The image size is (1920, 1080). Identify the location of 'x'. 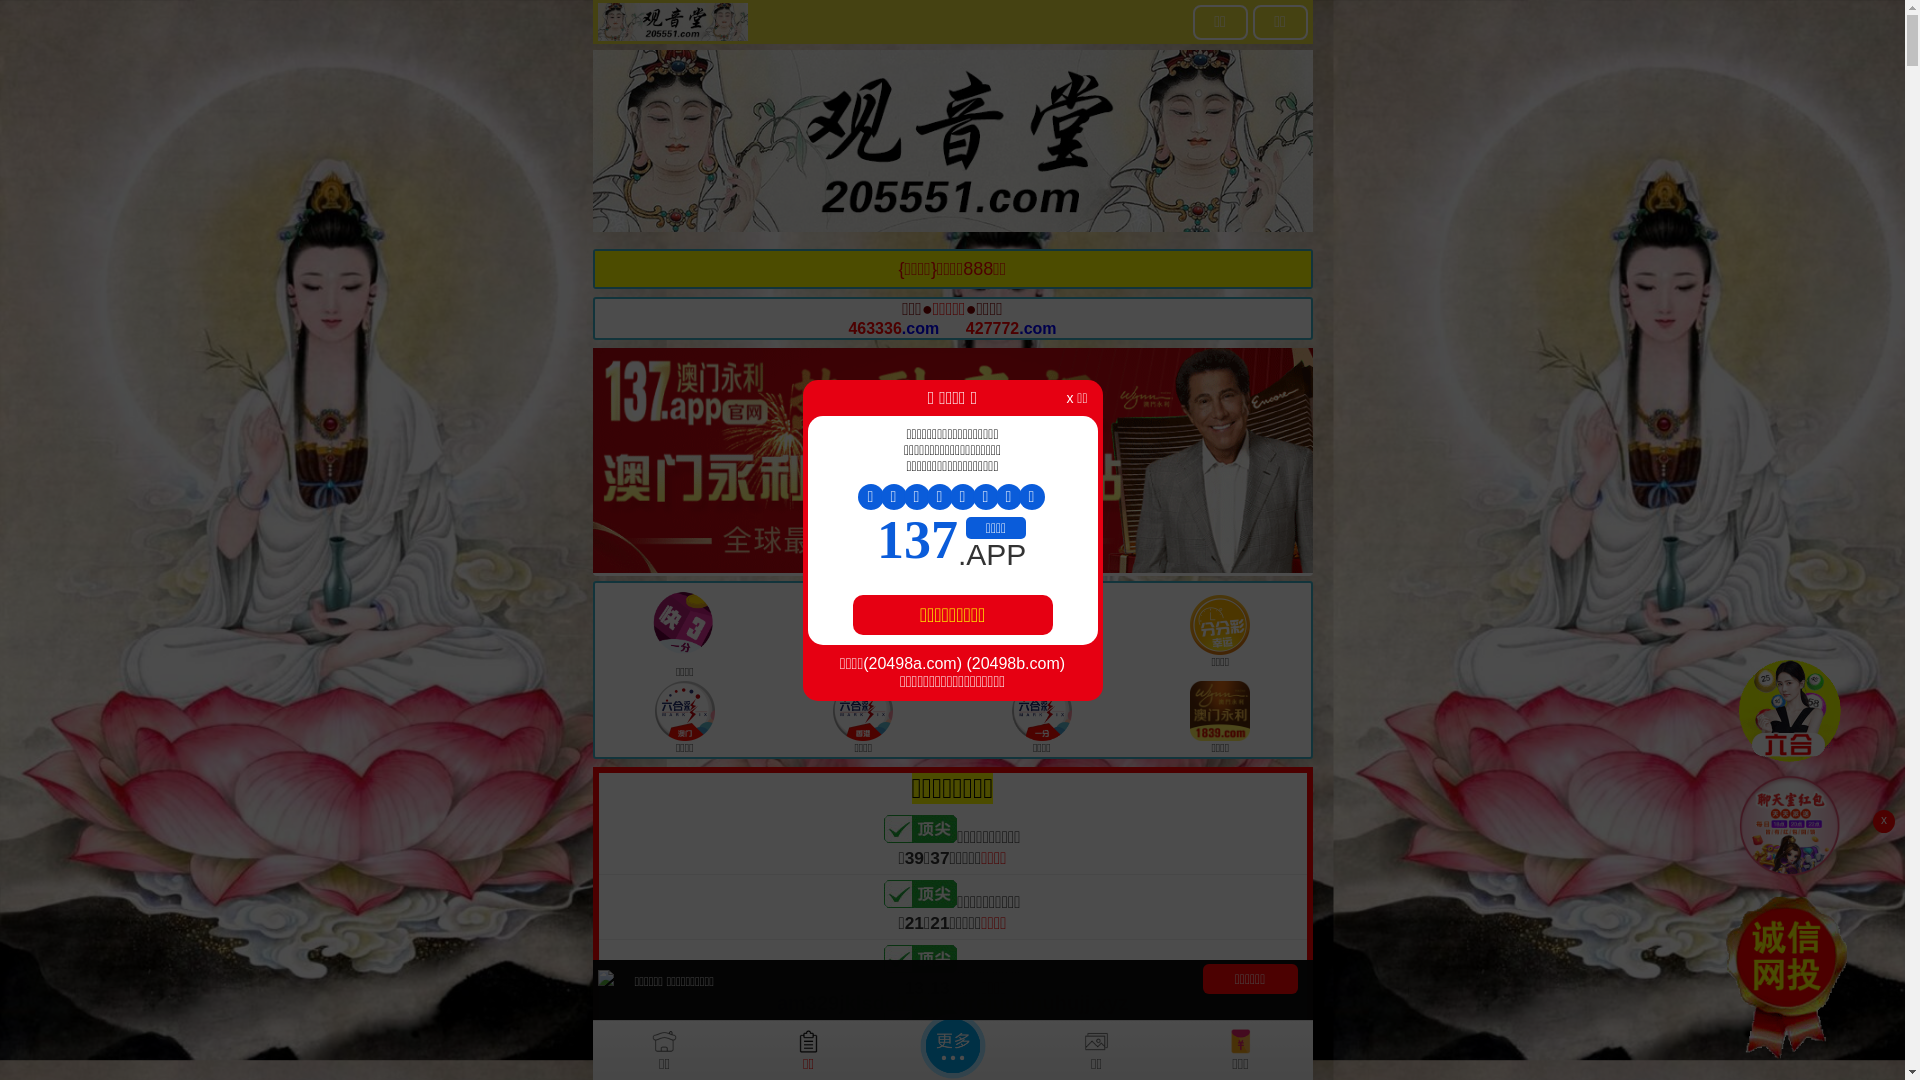
(1882, 821).